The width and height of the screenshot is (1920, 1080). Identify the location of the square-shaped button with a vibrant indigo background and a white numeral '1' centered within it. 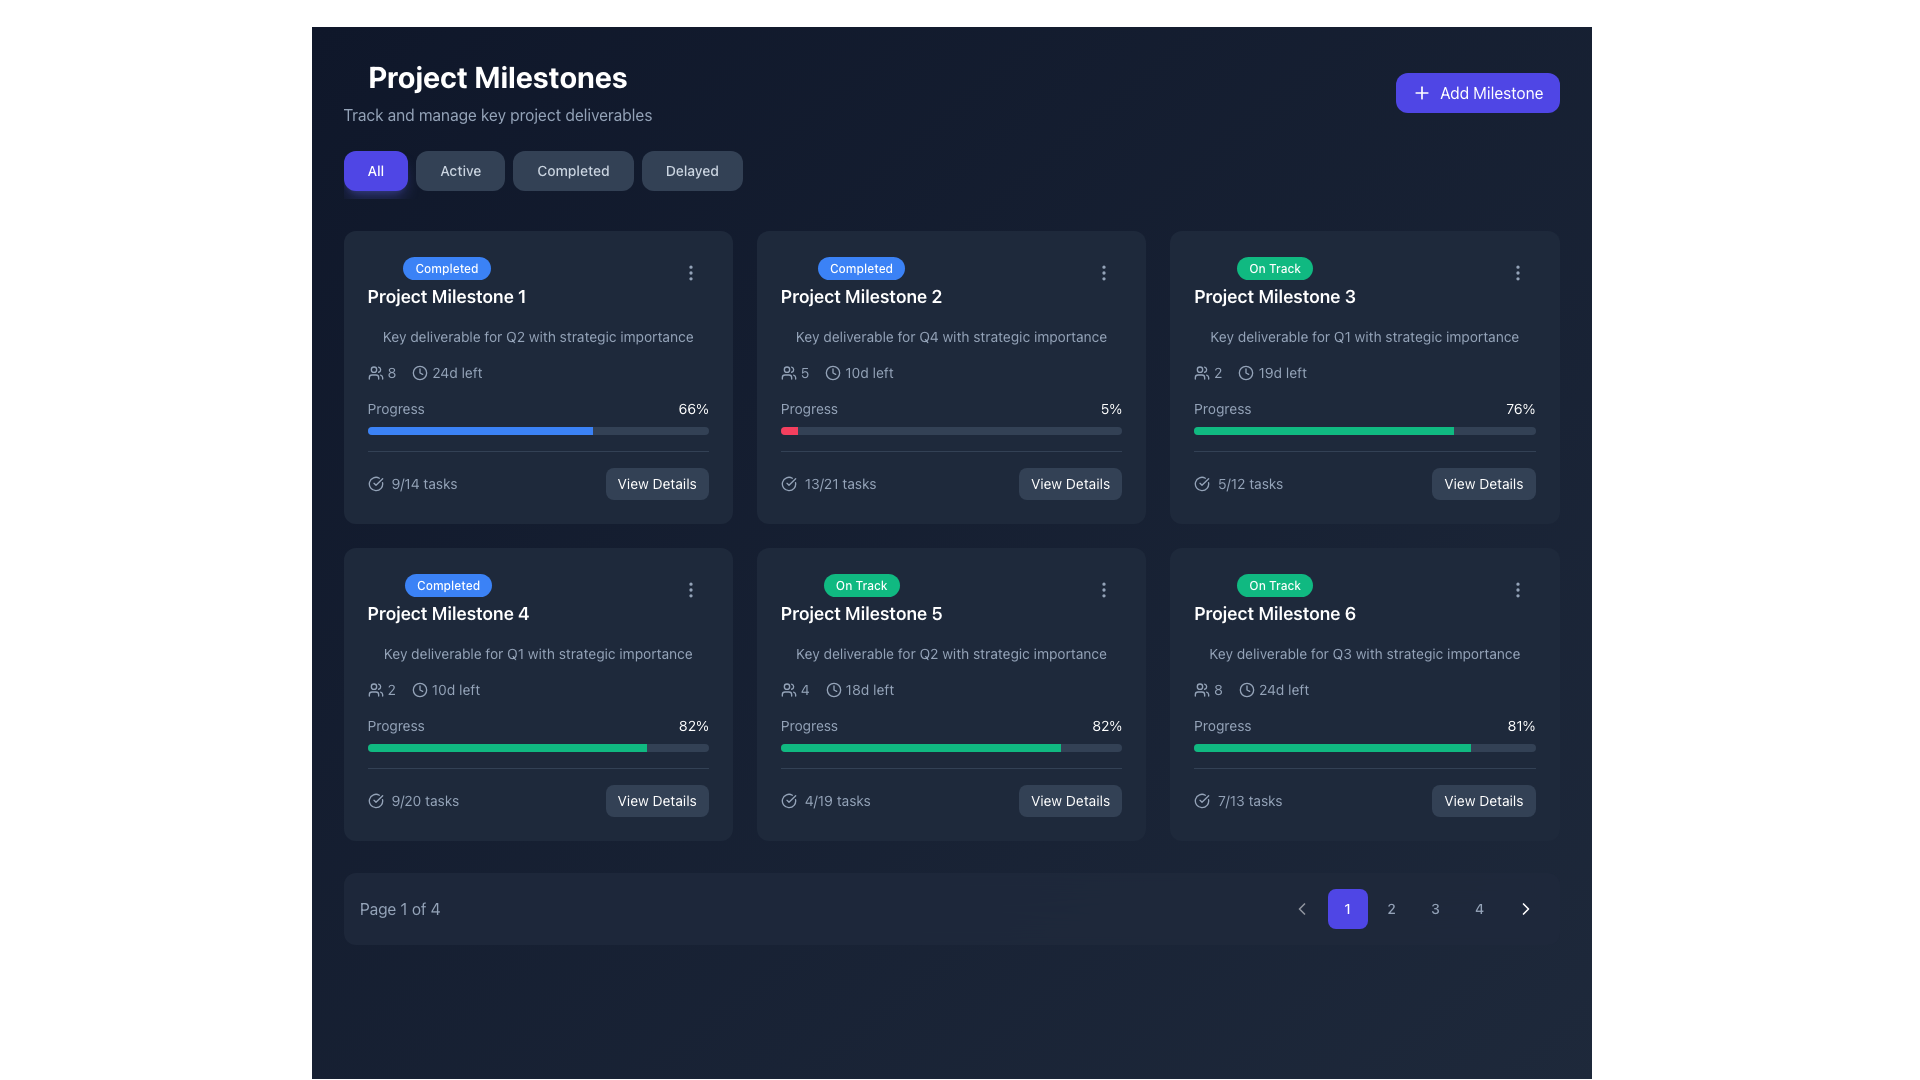
(1347, 909).